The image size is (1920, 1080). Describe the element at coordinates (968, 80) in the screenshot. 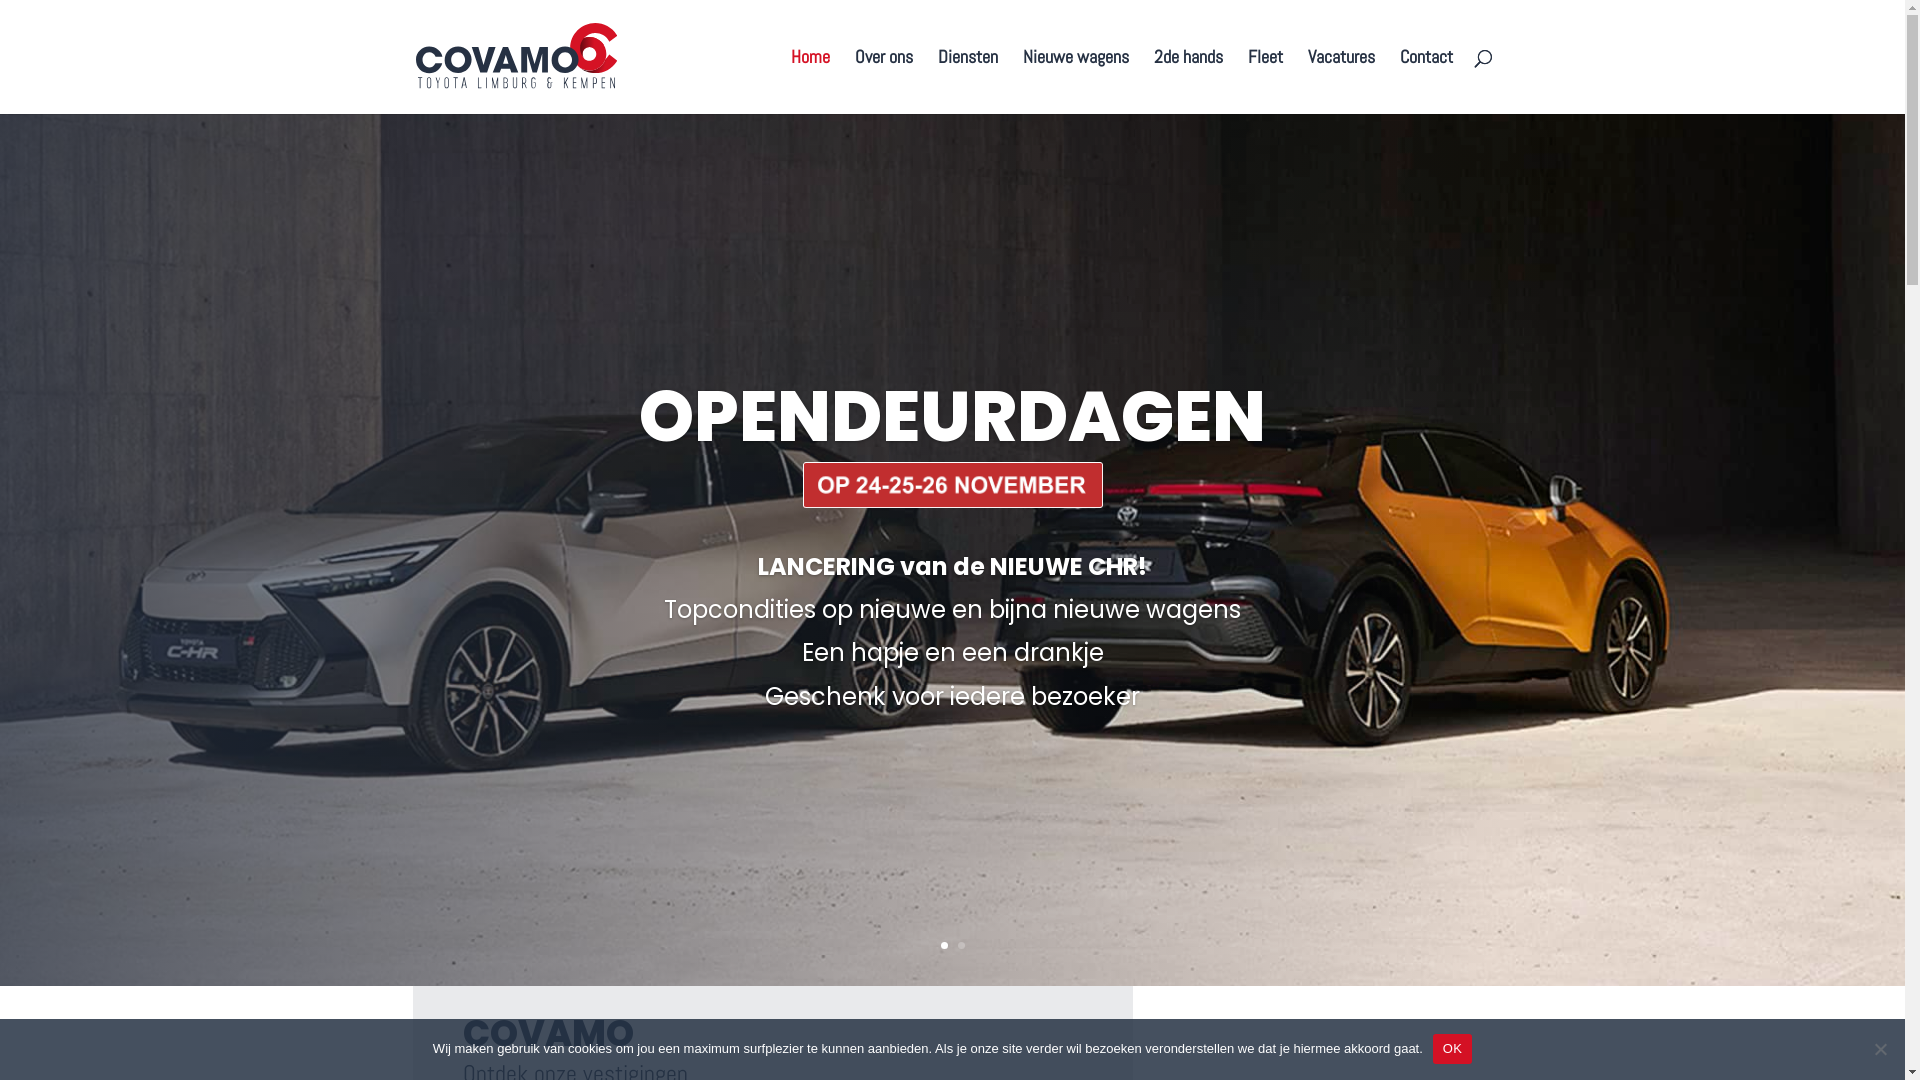

I see `'Diensten'` at that location.